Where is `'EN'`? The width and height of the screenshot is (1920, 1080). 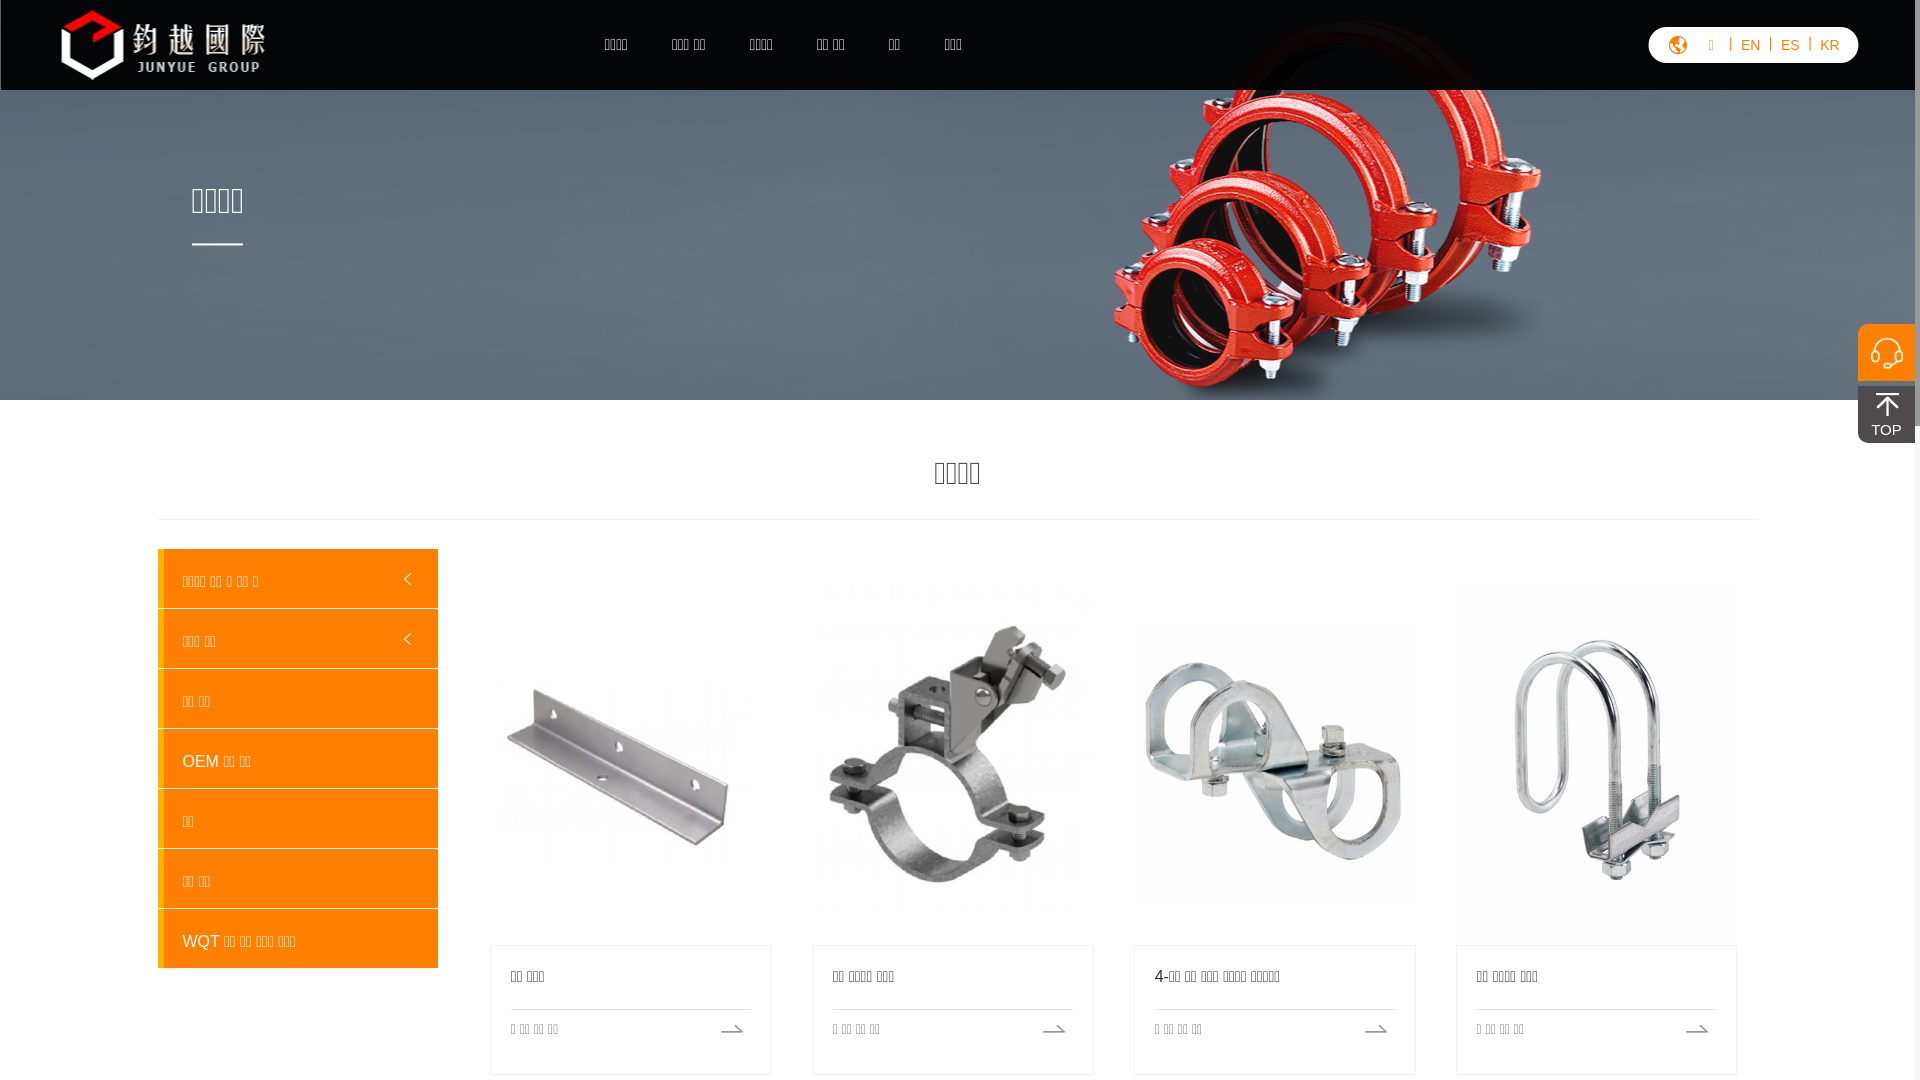
'EN' is located at coordinates (1750, 45).